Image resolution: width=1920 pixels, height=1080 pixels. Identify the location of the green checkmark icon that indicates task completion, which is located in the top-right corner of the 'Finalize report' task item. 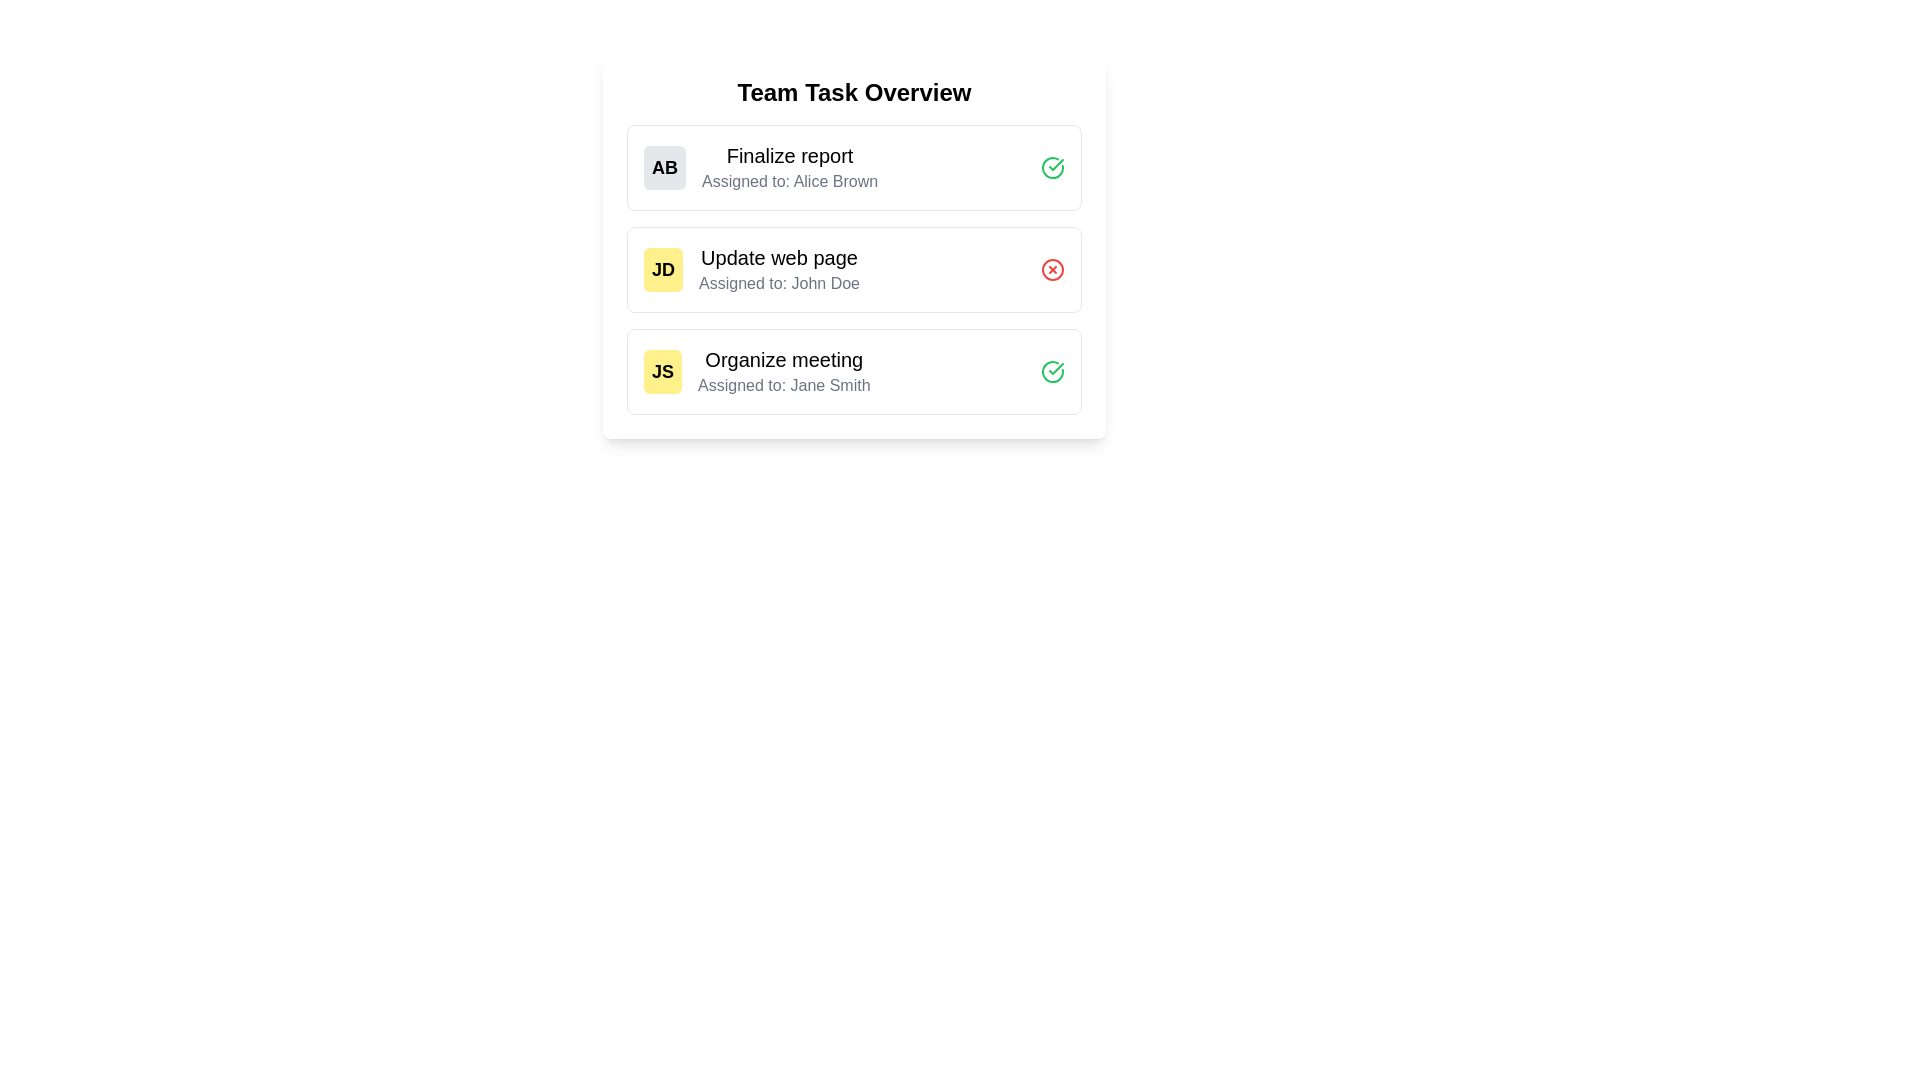
(1055, 369).